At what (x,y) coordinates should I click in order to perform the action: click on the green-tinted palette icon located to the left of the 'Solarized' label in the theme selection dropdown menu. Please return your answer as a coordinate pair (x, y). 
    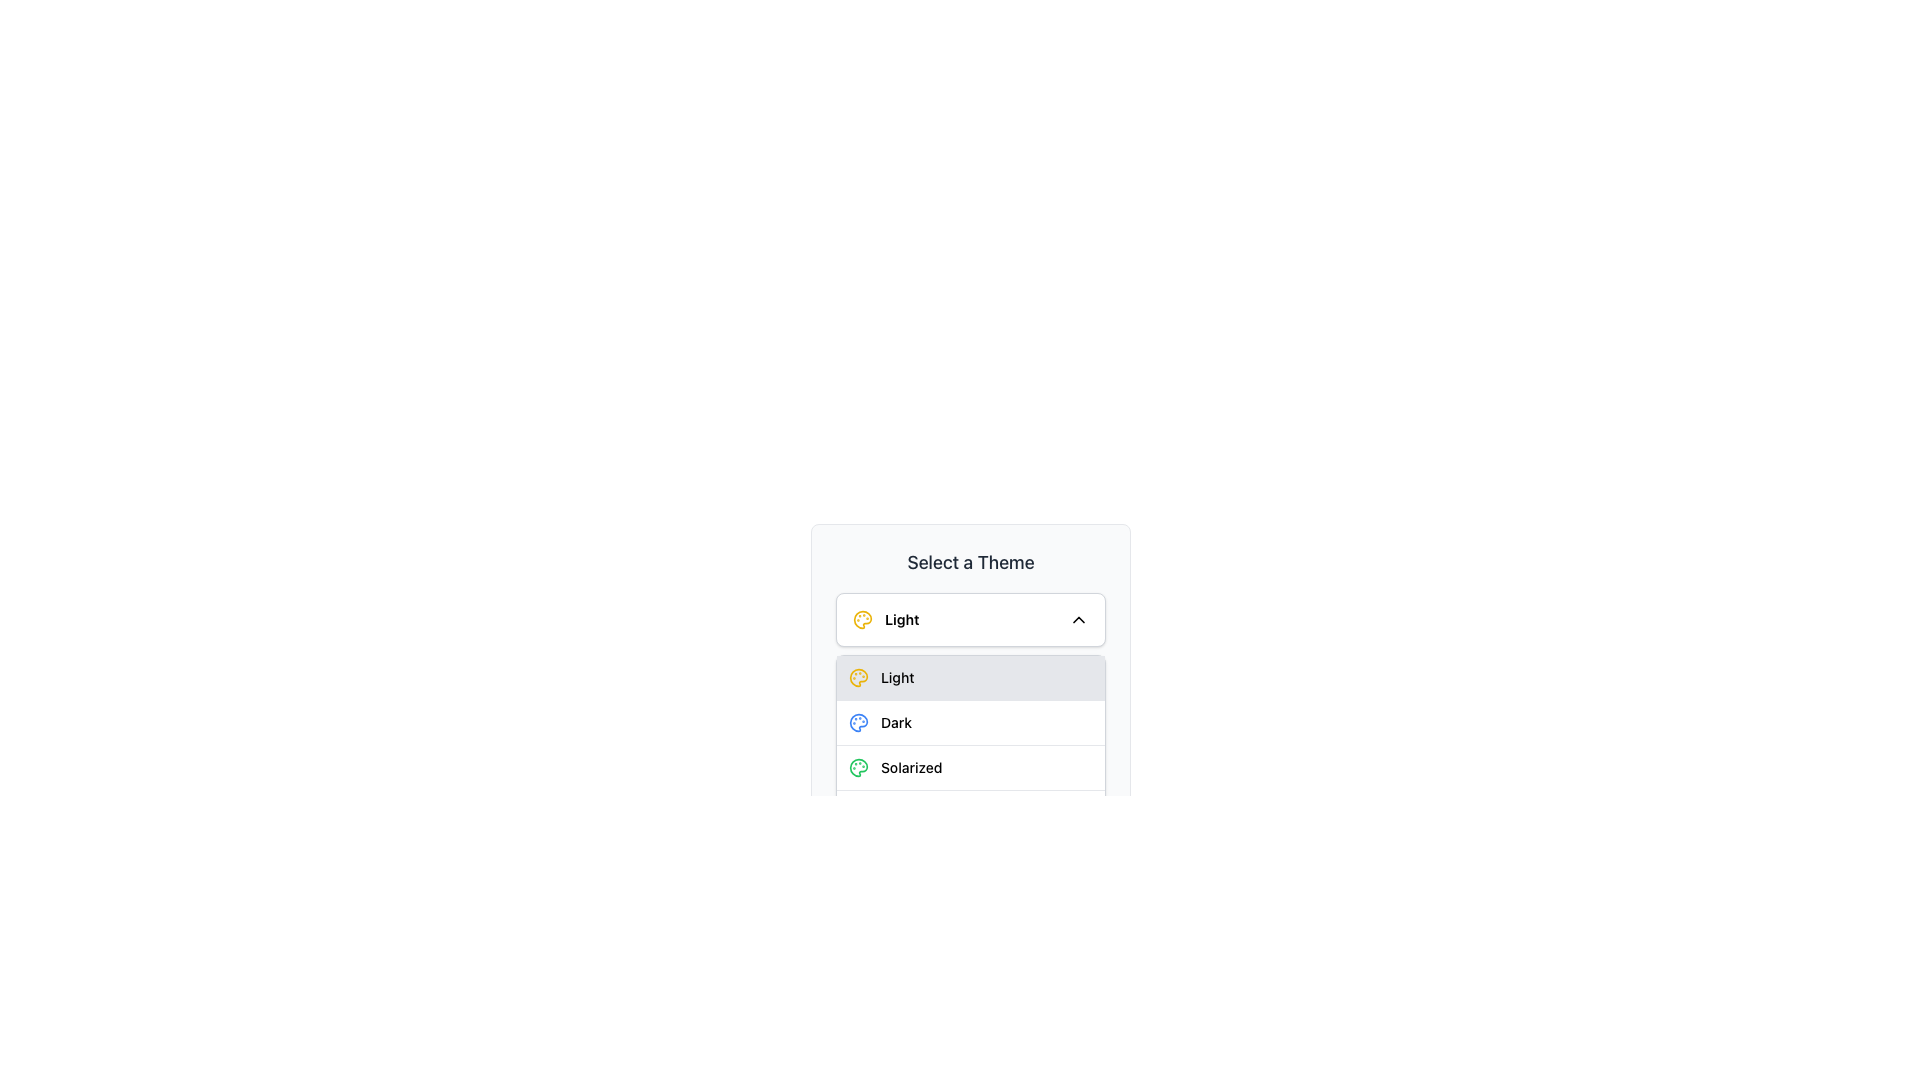
    Looking at the image, I should click on (859, 766).